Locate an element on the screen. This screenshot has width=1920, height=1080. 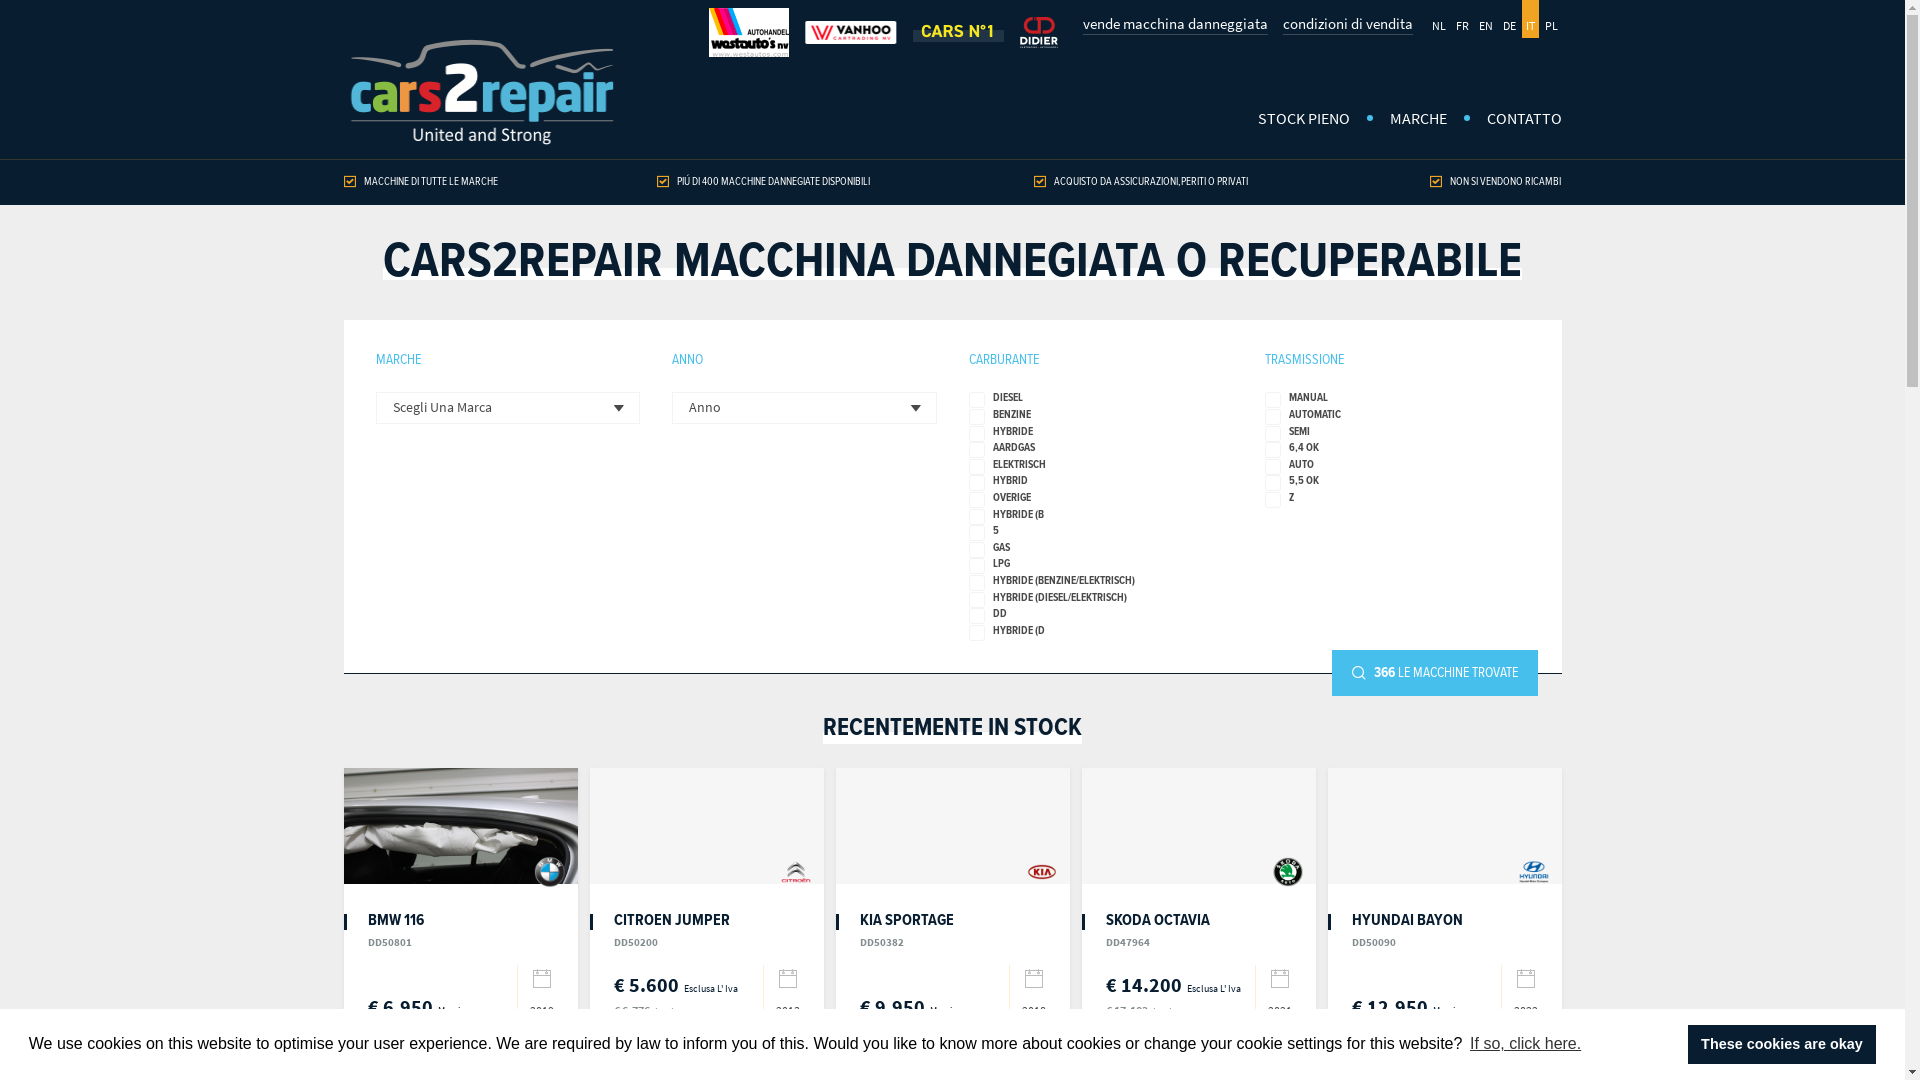
'CITROEN JUMPER is located at coordinates (672, 929).